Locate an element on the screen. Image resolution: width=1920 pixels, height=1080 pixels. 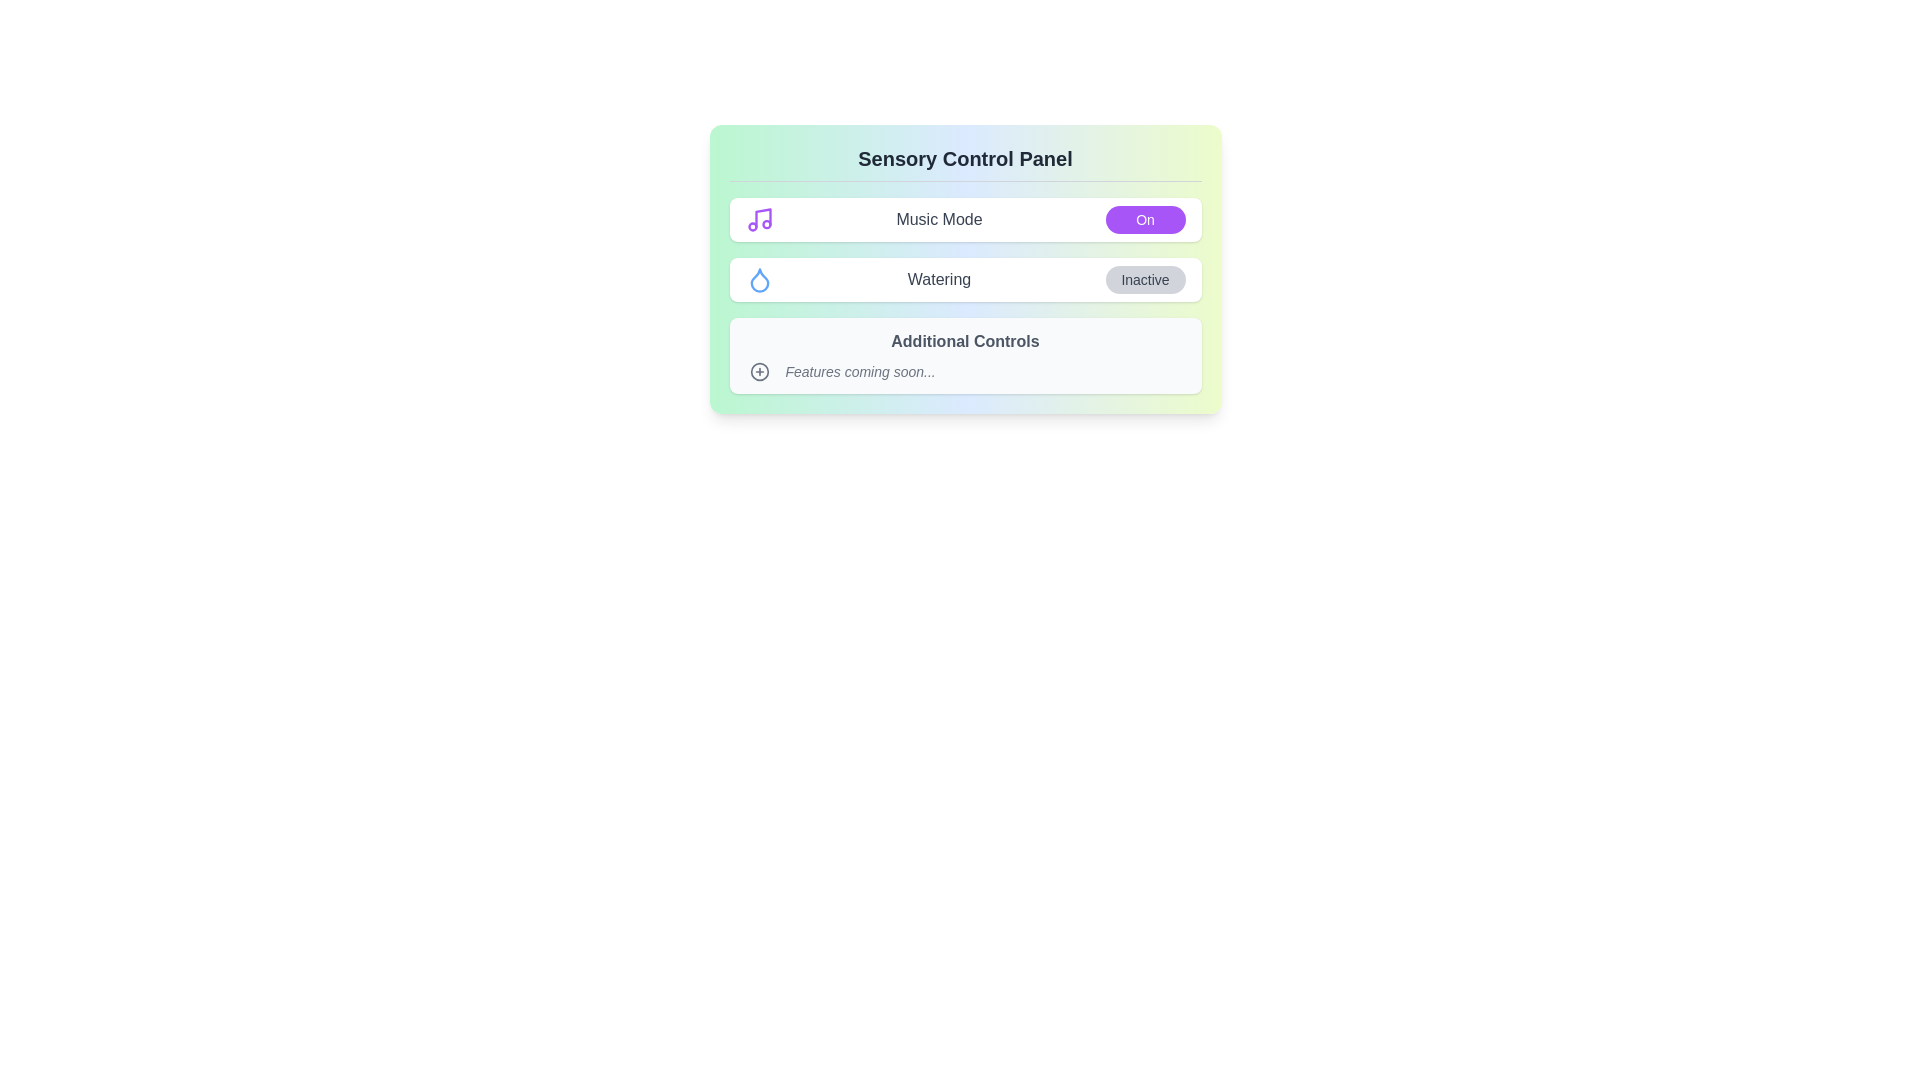
the Information Box containing the heading 'Additional Controls' and the text 'Features coming soon...' is located at coordinates (965, 354).